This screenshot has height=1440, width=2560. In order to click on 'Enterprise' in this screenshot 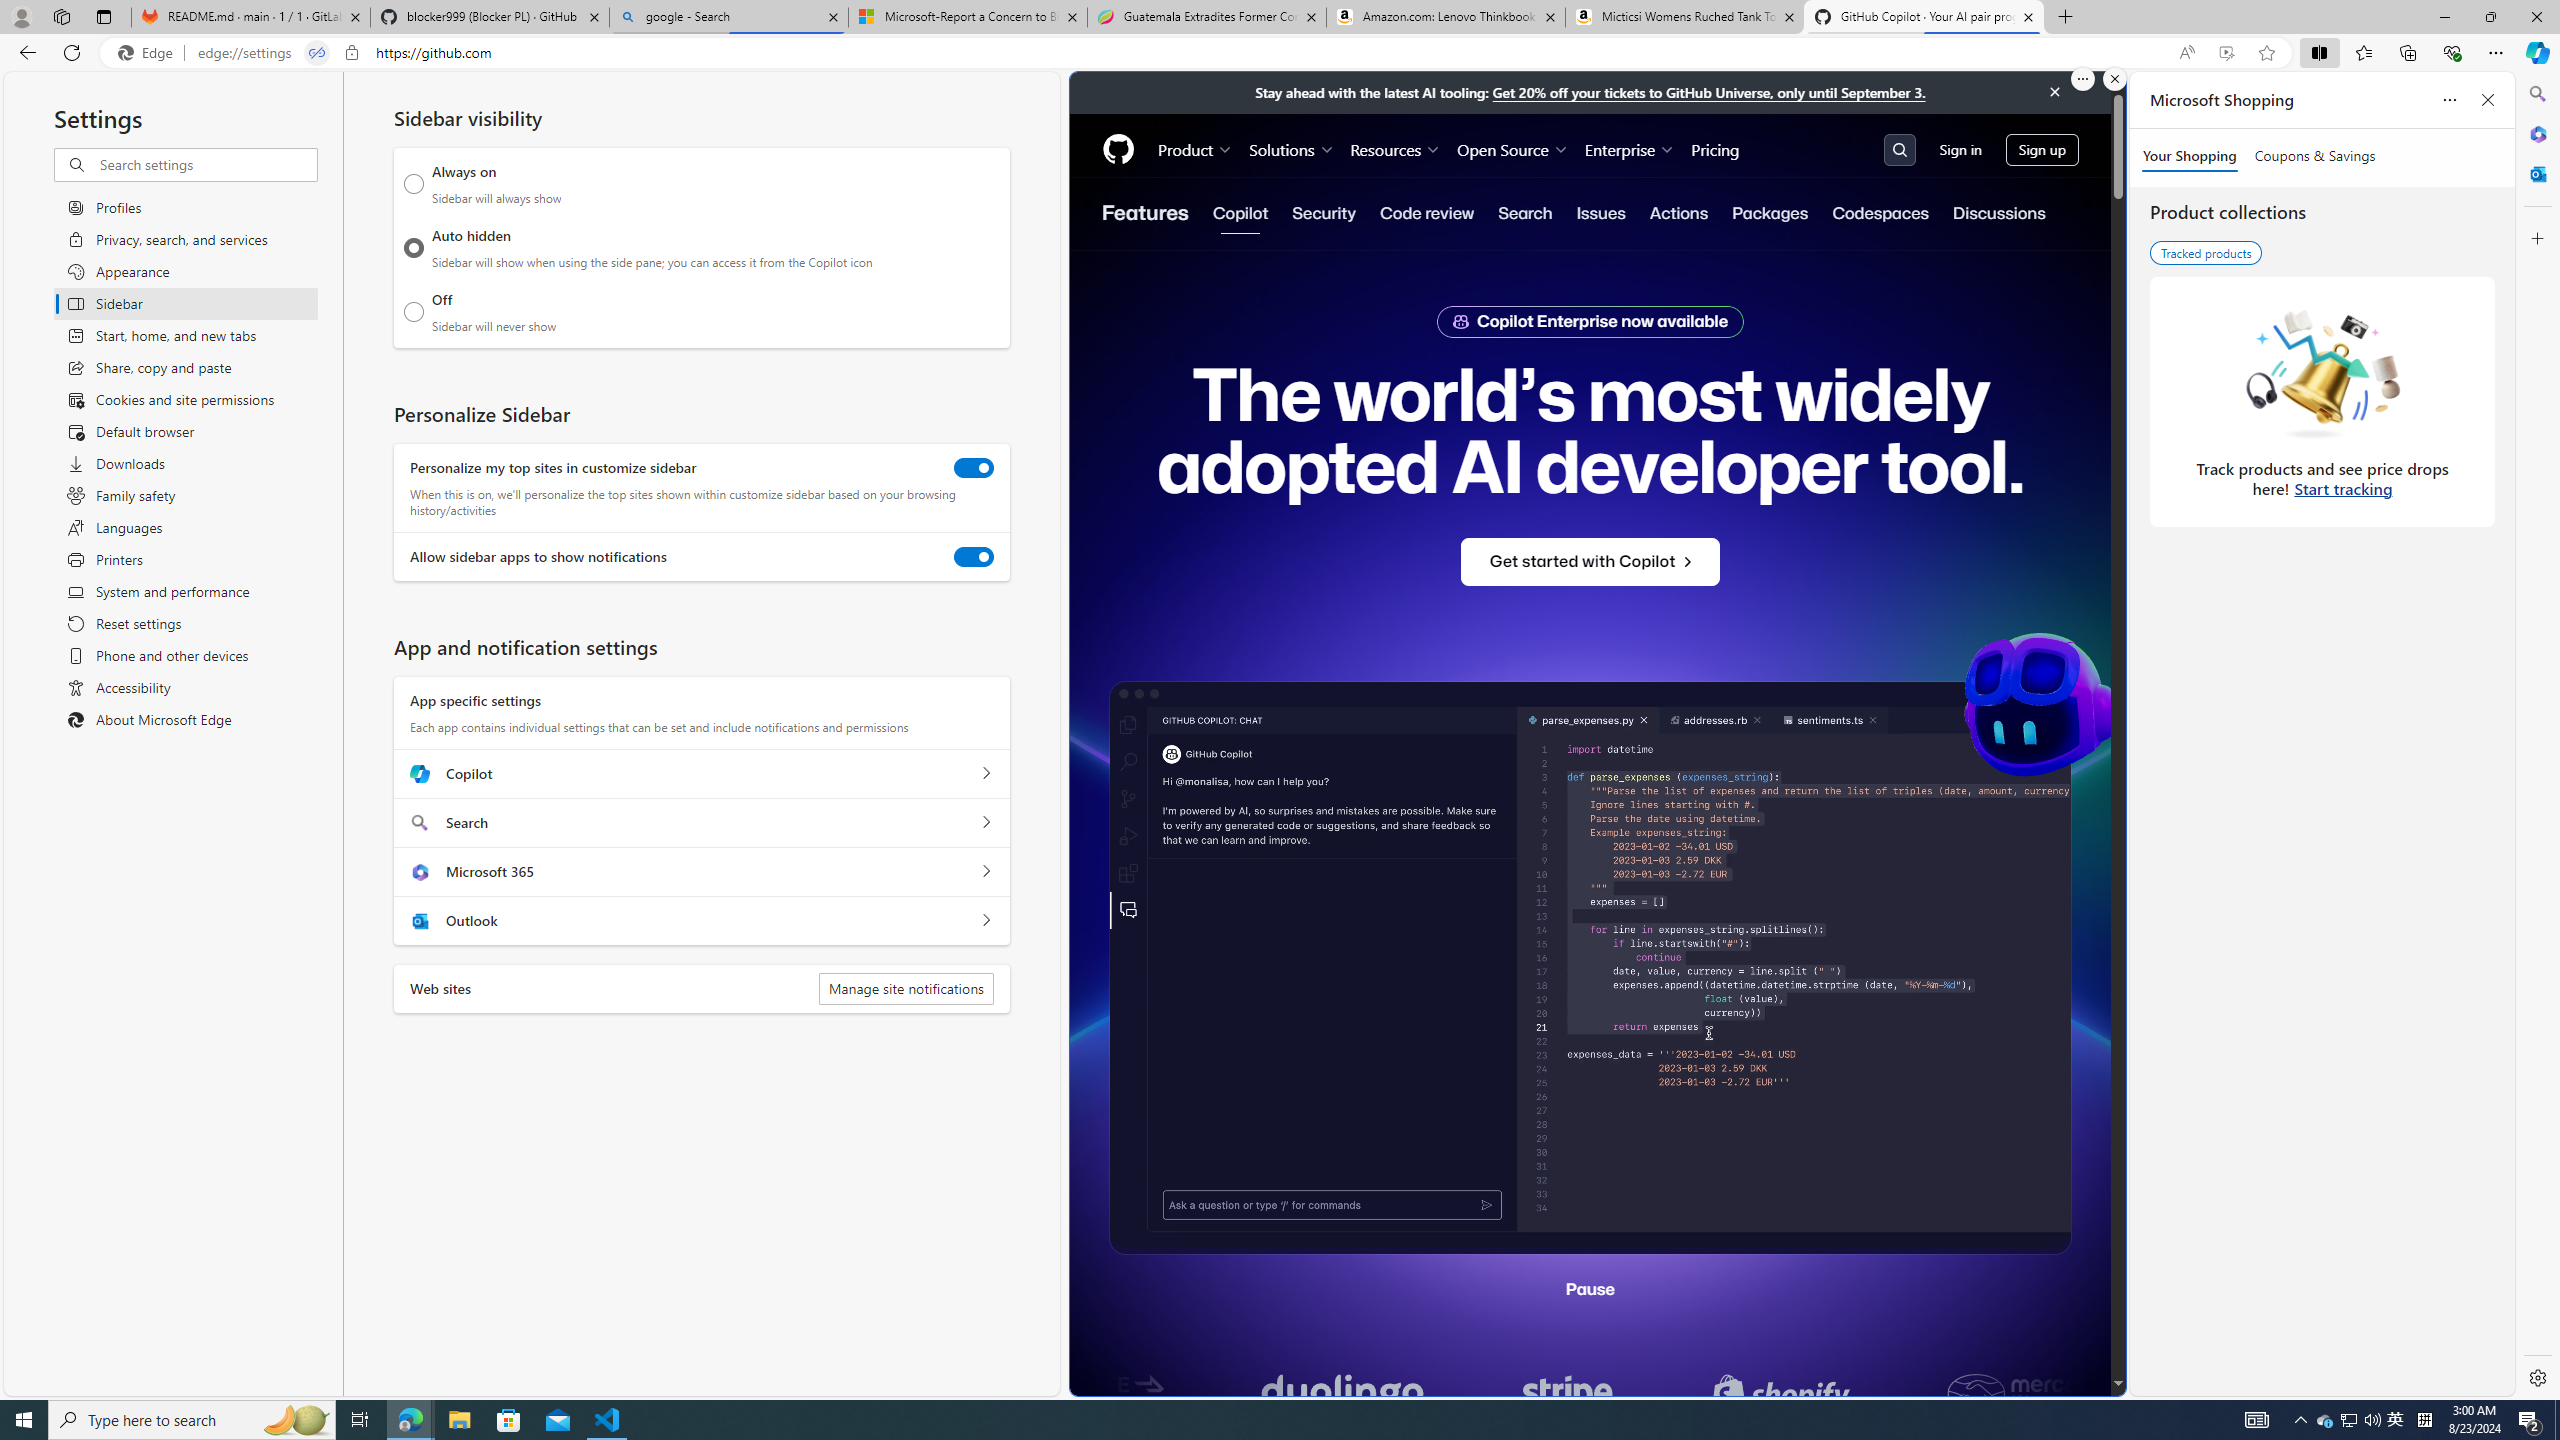, I will do `click(1630, 149)`.